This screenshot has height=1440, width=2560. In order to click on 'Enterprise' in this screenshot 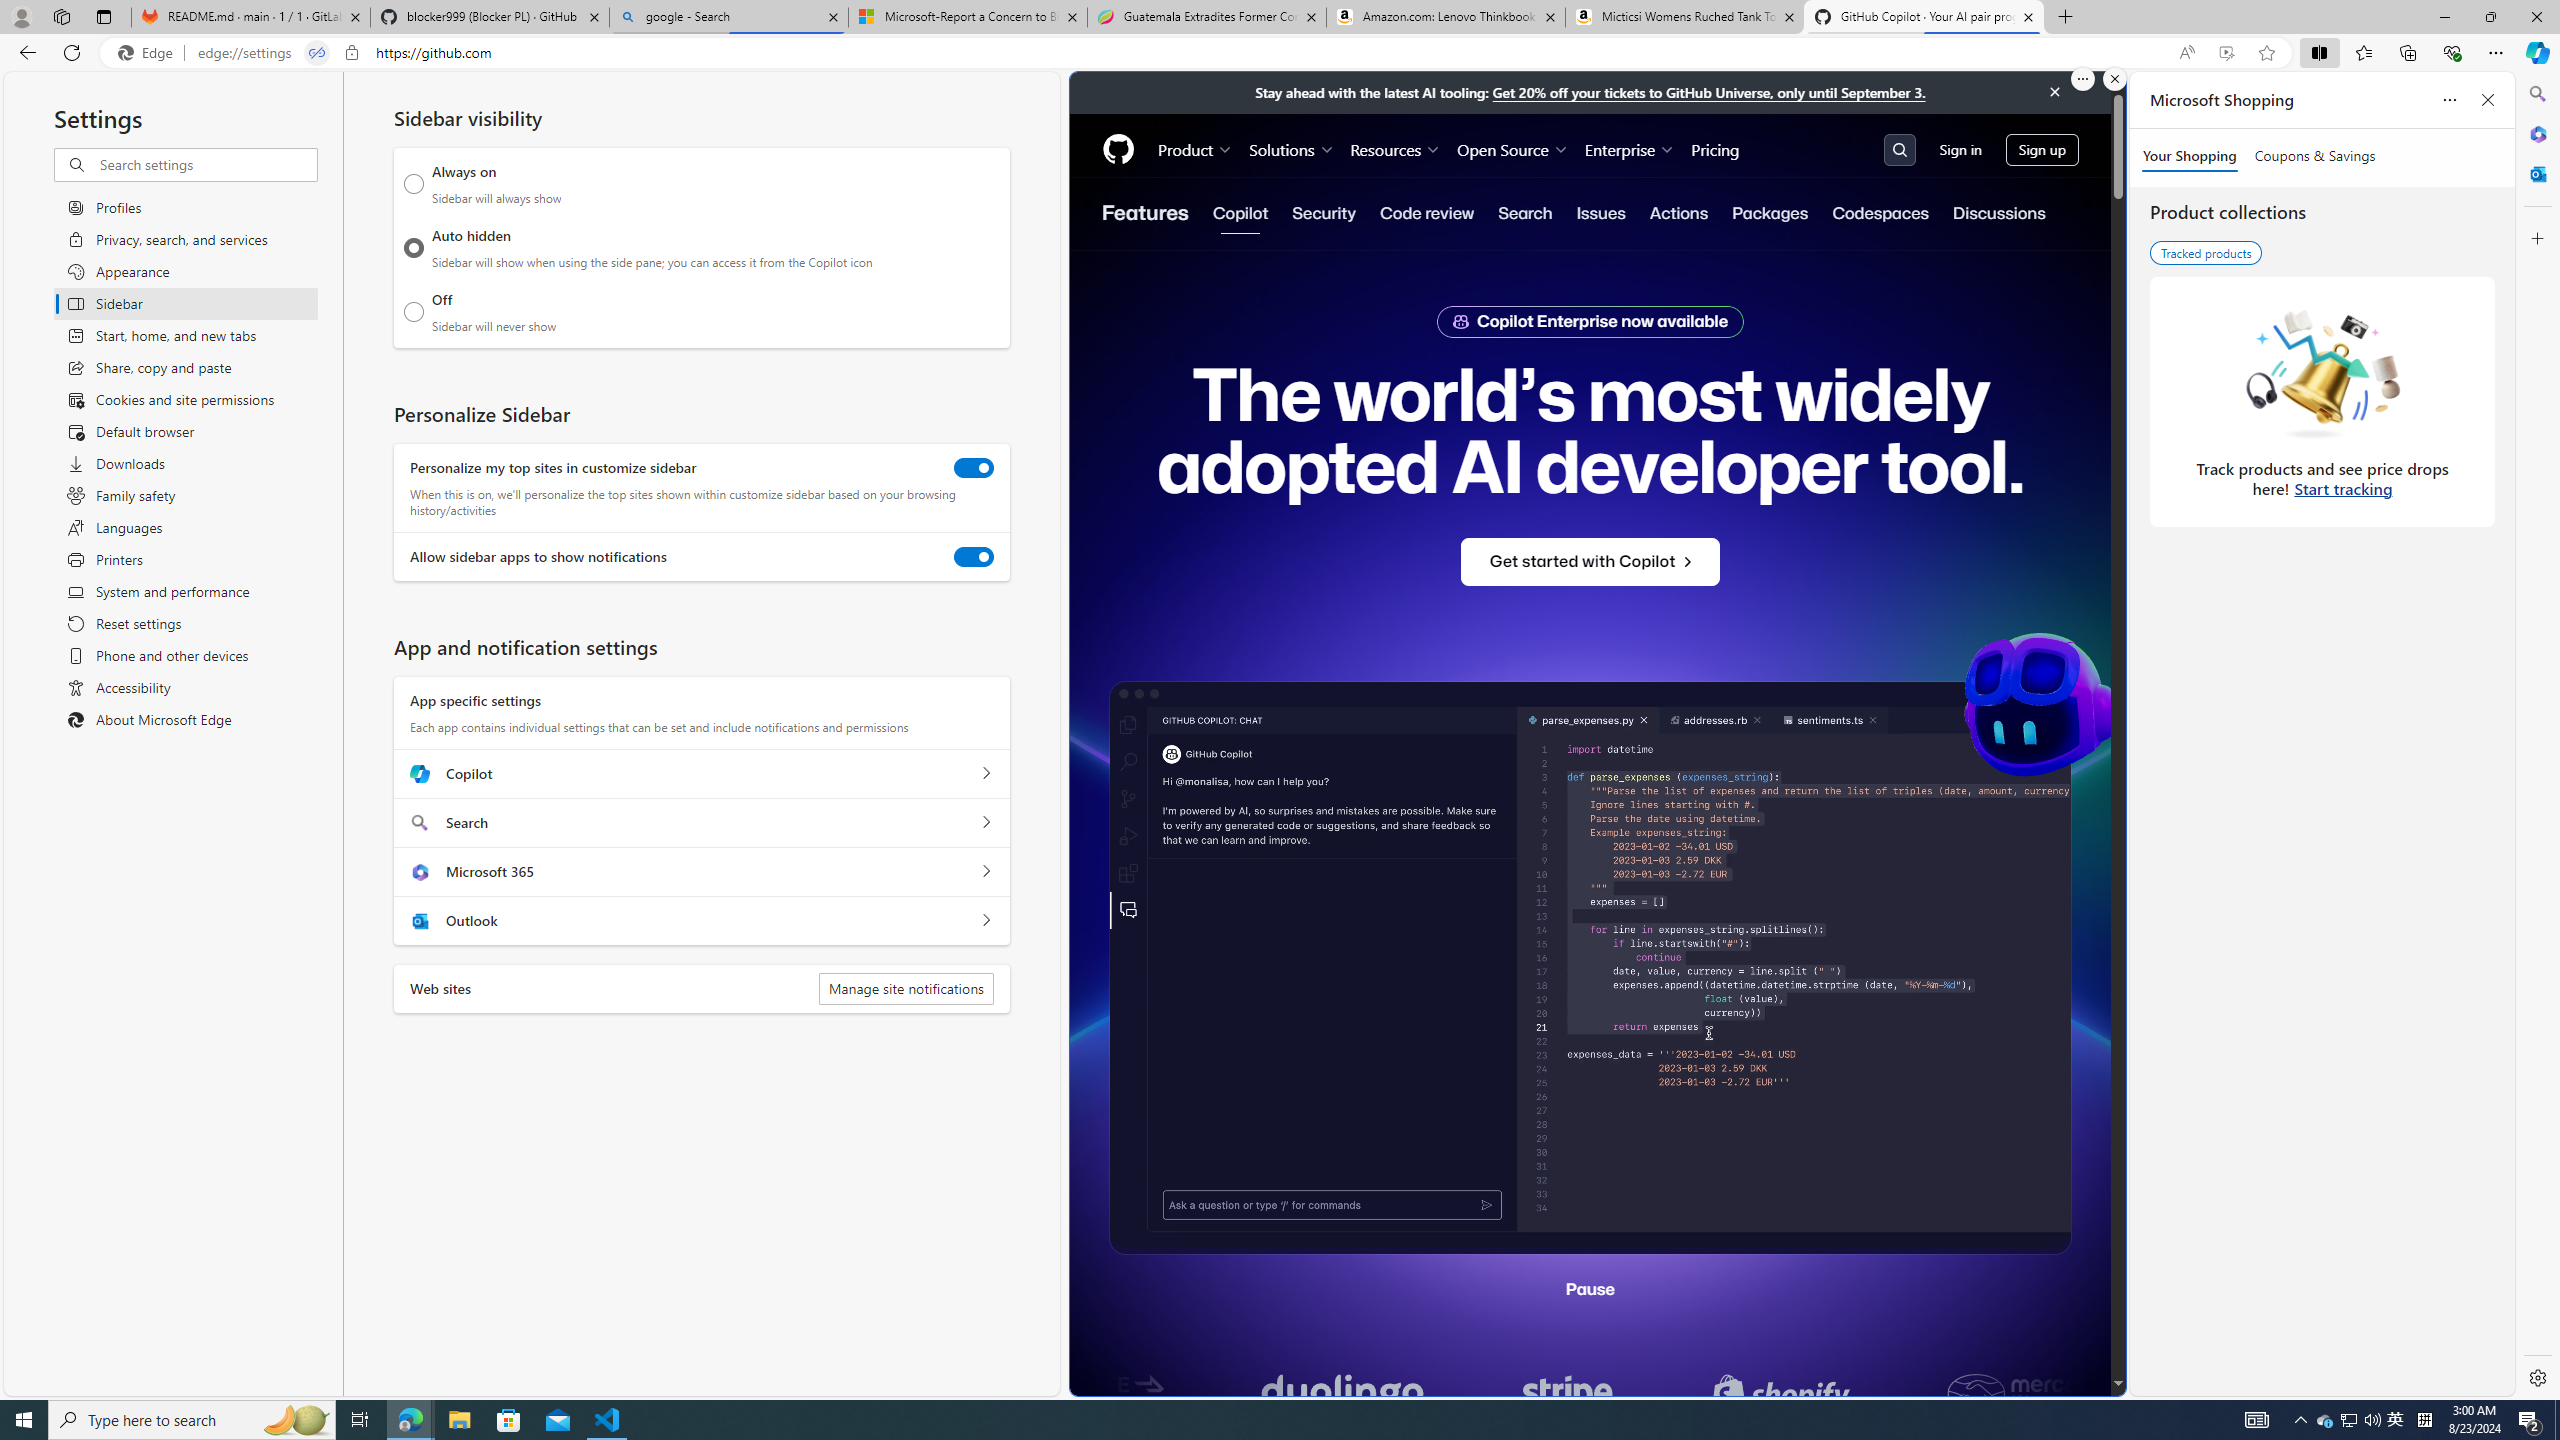, I will do `click(1630, 149)`.